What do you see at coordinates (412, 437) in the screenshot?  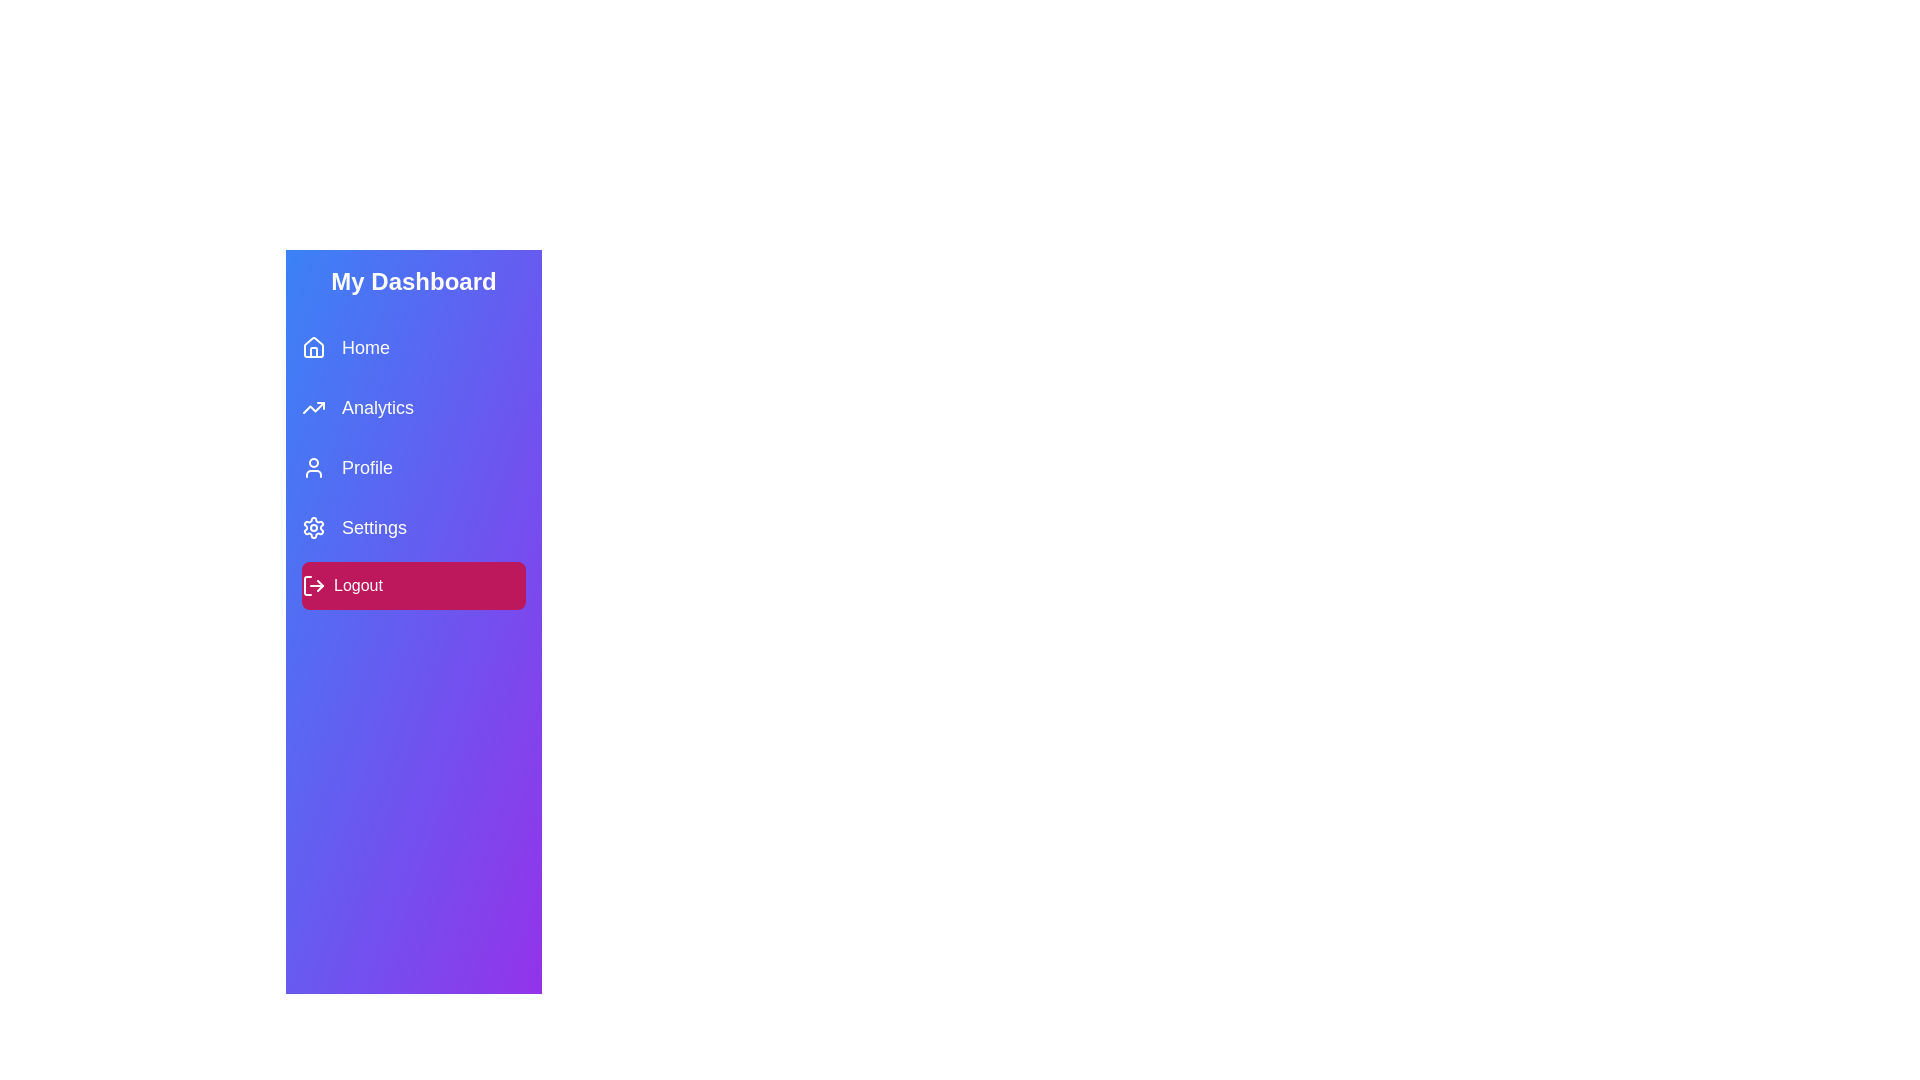 I see `the 'Analytics' menu item in the sidebar under 'My Dashboard'` at bounding box center [412, 437].